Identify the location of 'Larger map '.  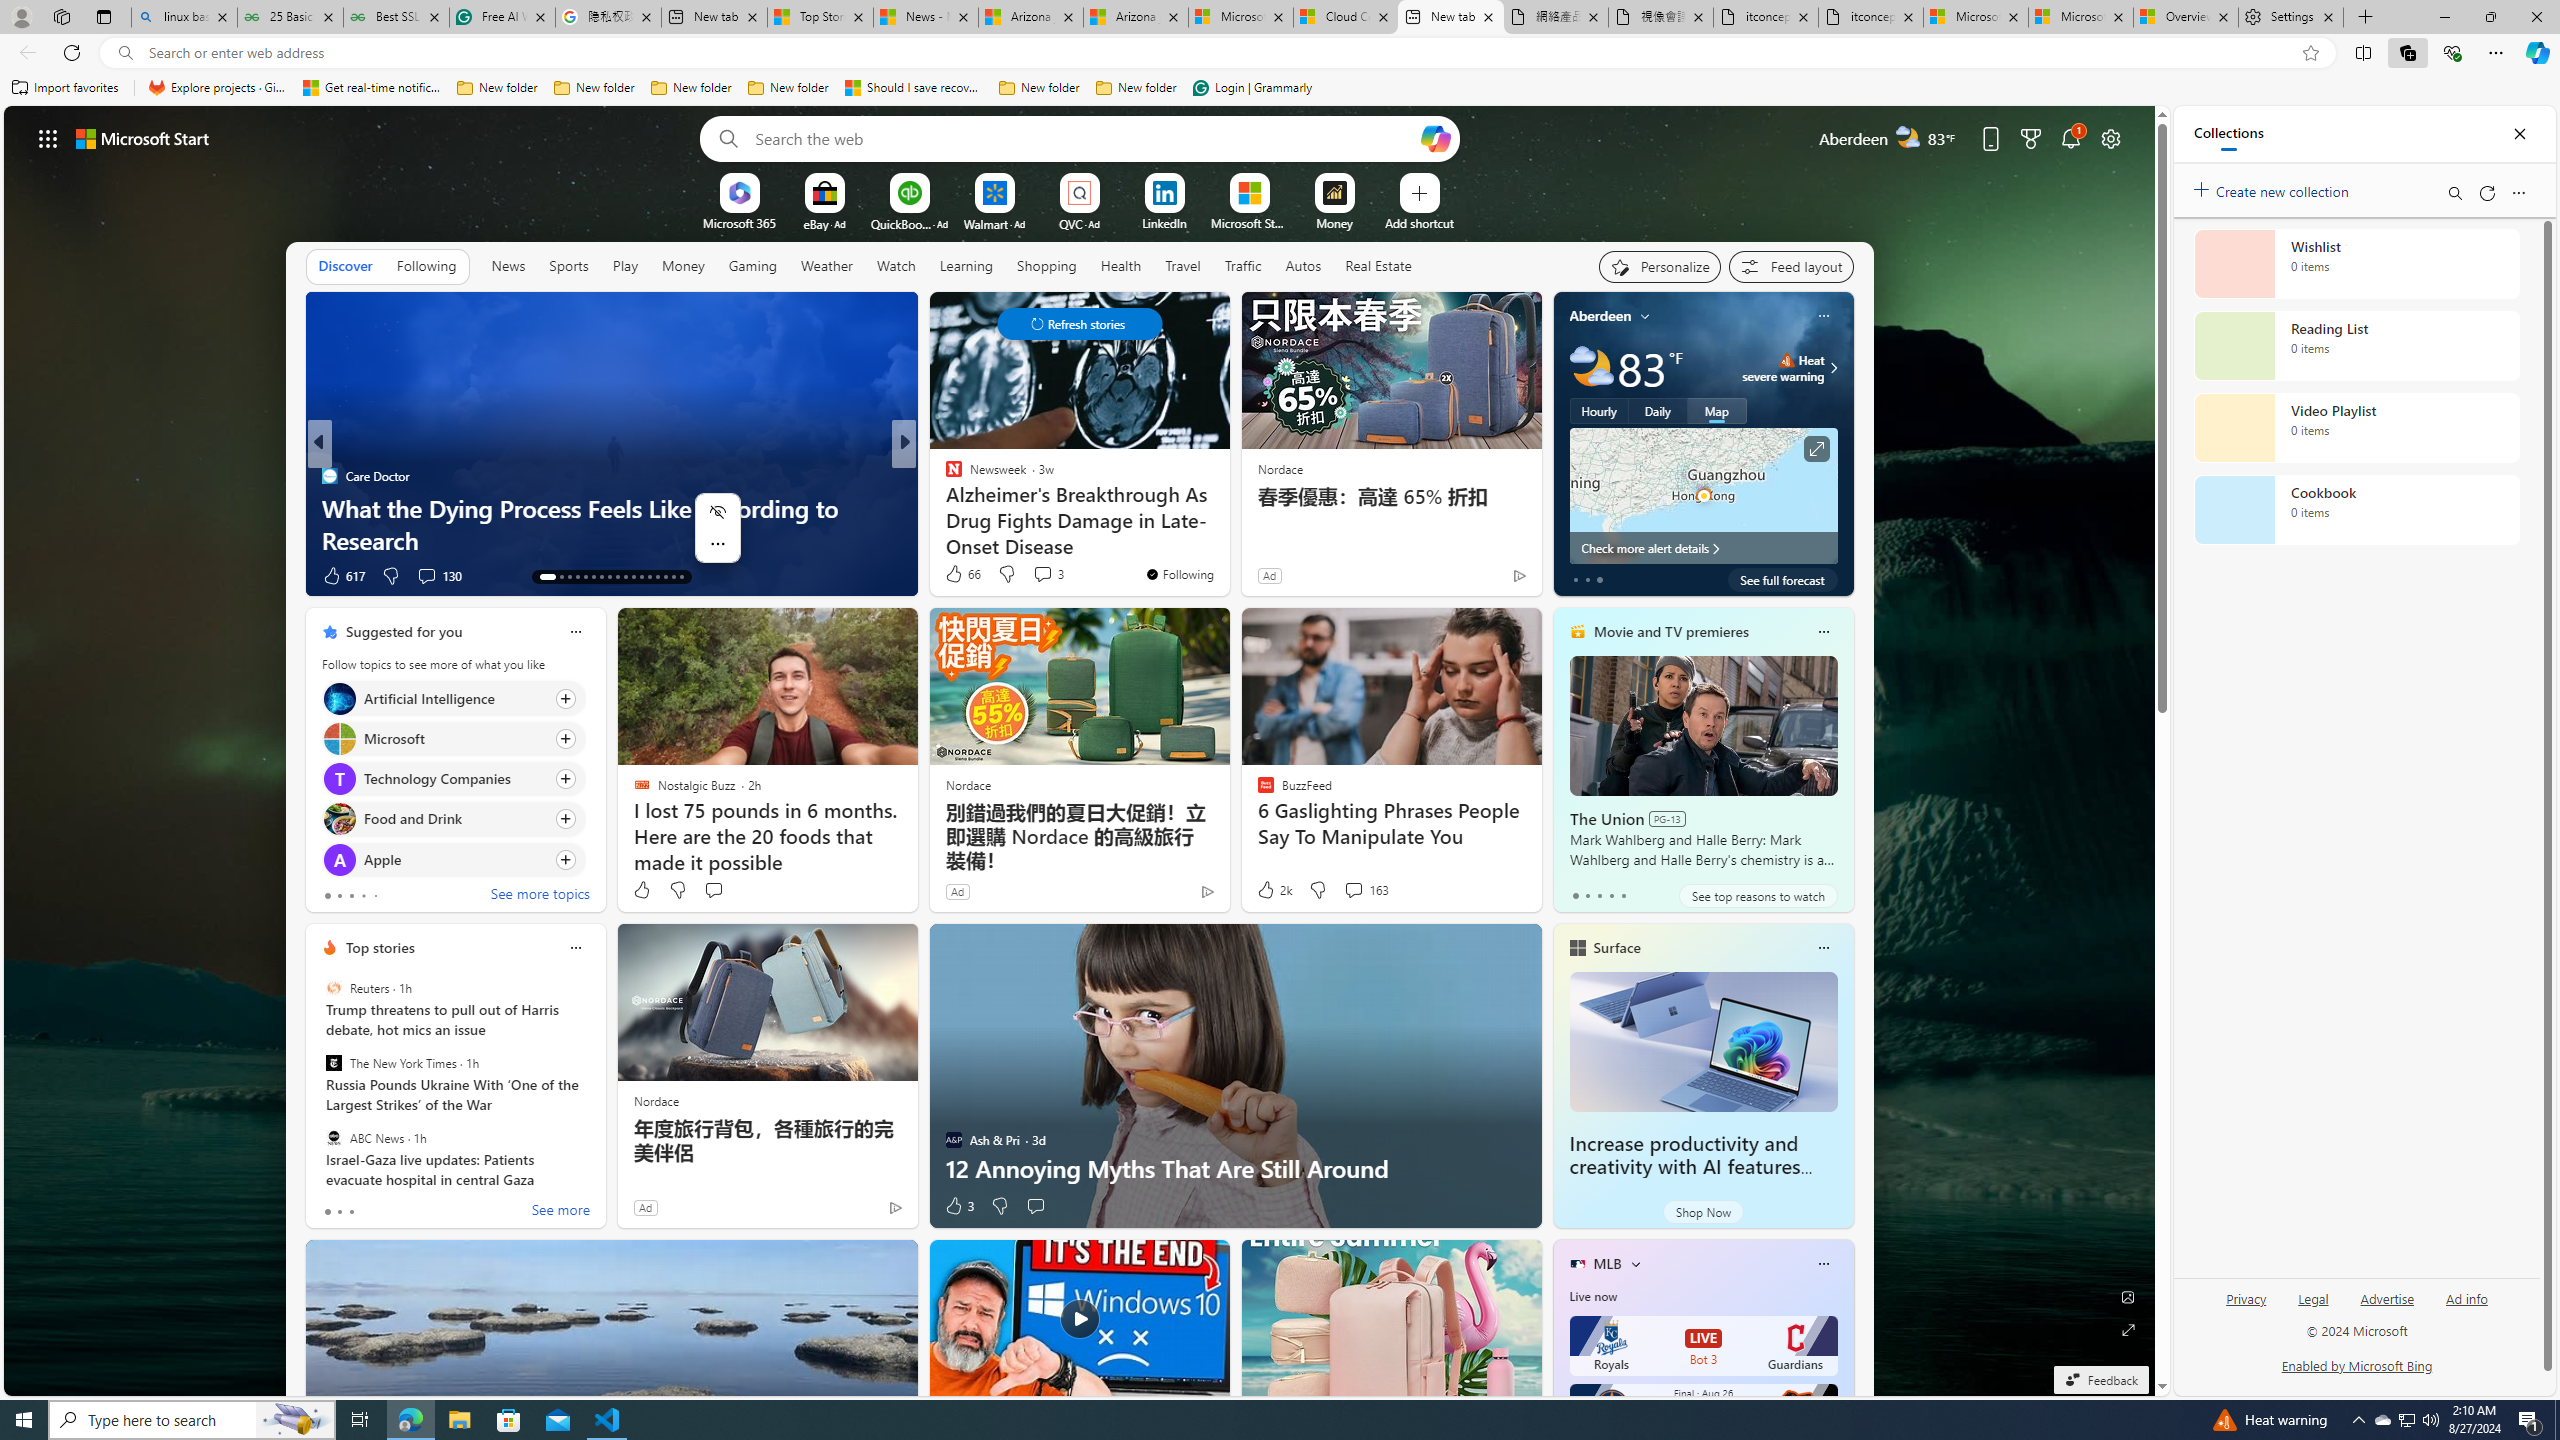
(1703, 495).